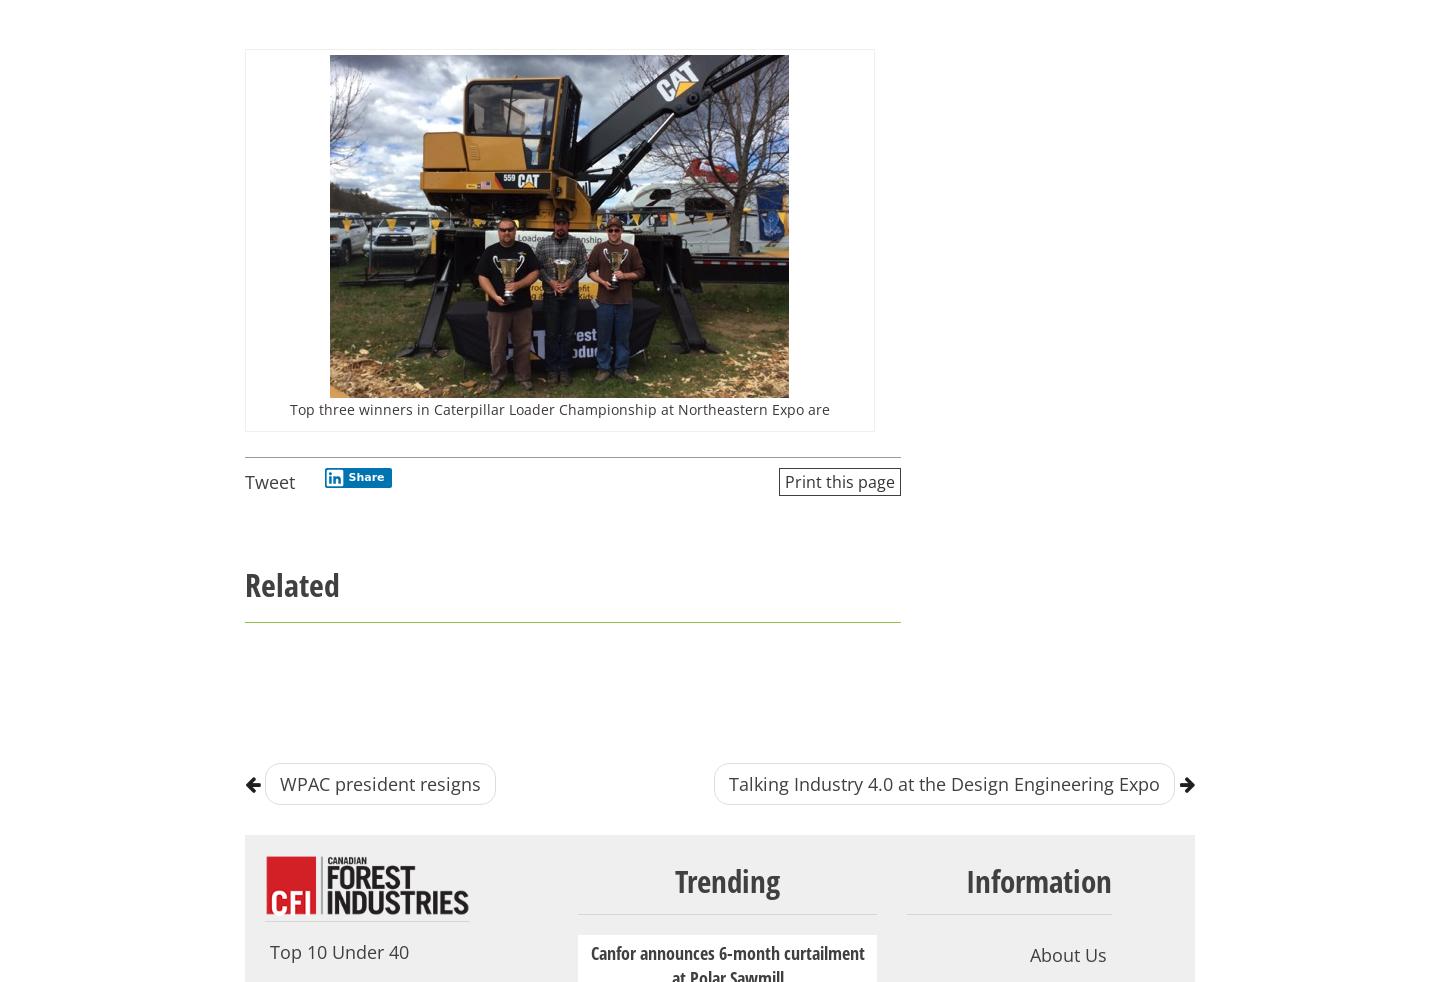 The height and width of the screenshot is (982, 1440). Describe the element at coordinates (269, 481) in the screenshot. I see `'Tweet'` at that location.